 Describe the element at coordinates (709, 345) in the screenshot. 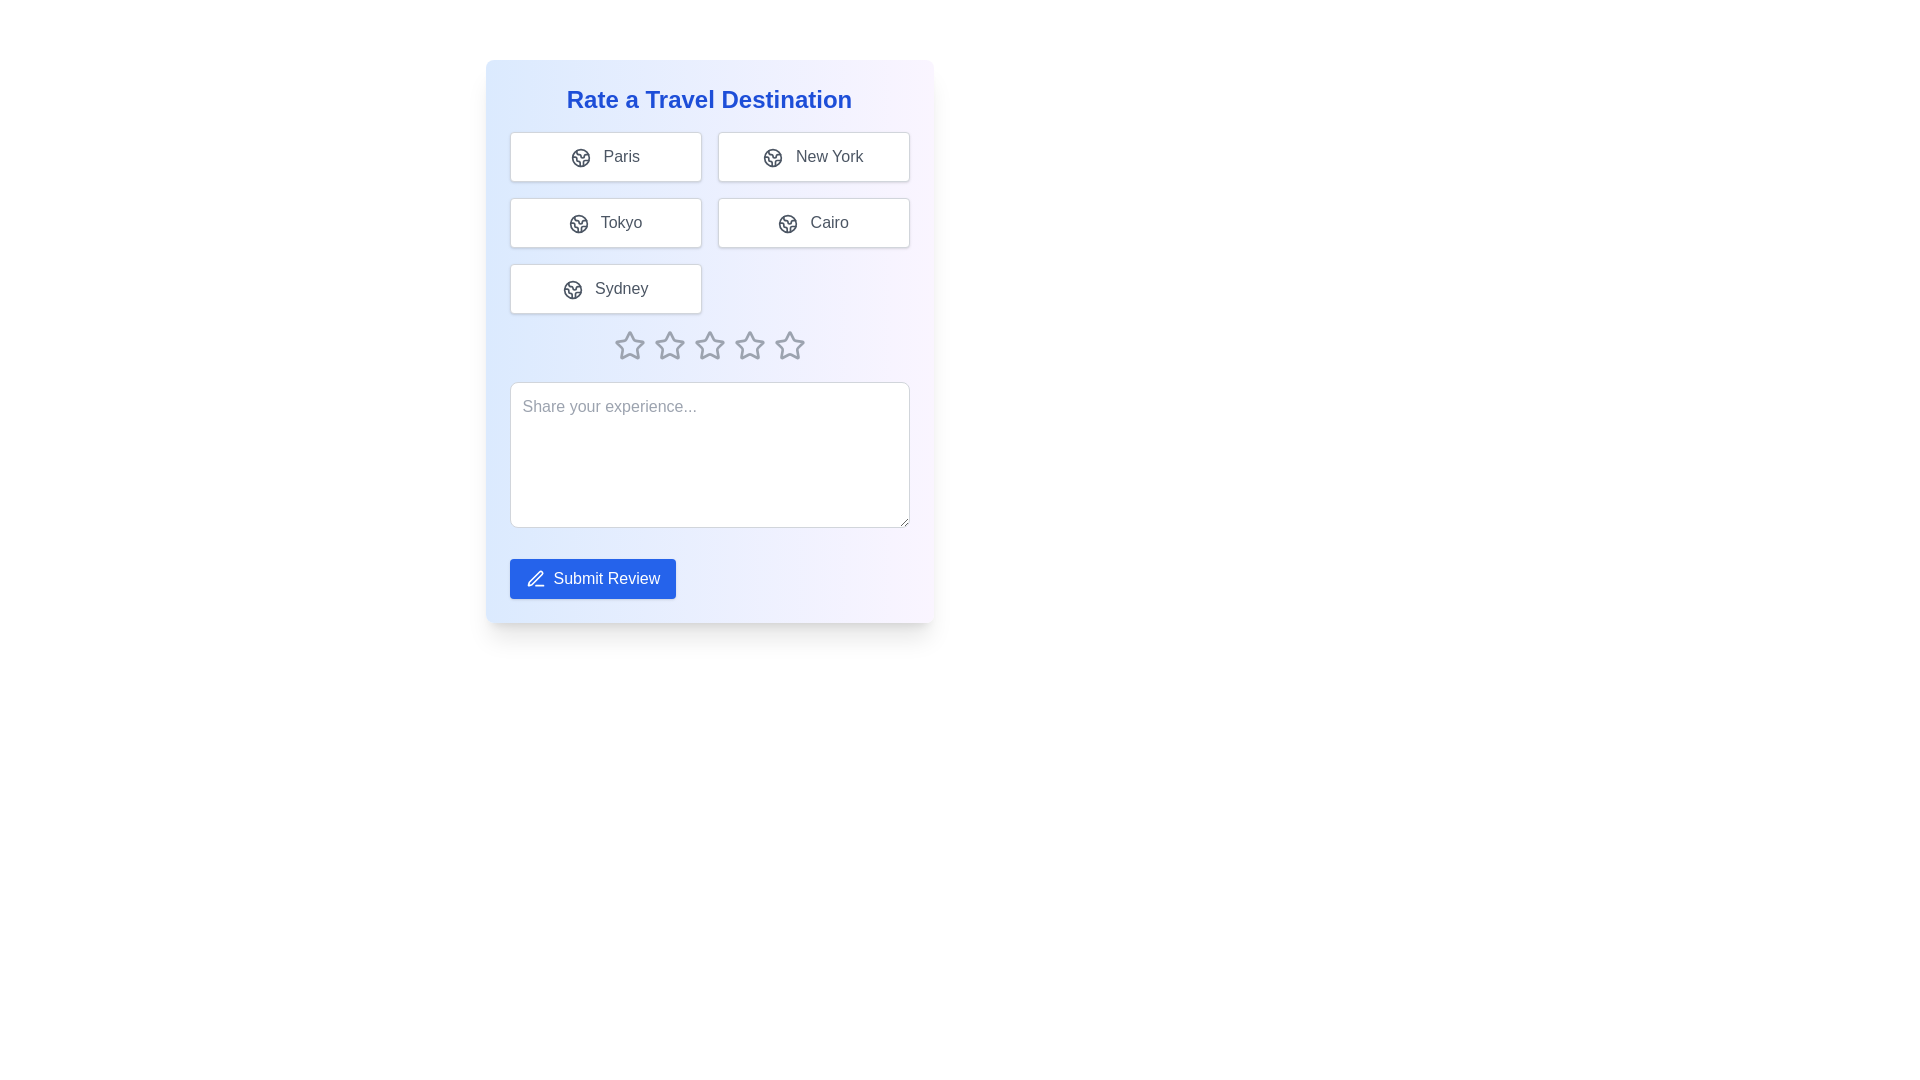

I see `the fourth star in the rating panel to provide feedback` at that location.